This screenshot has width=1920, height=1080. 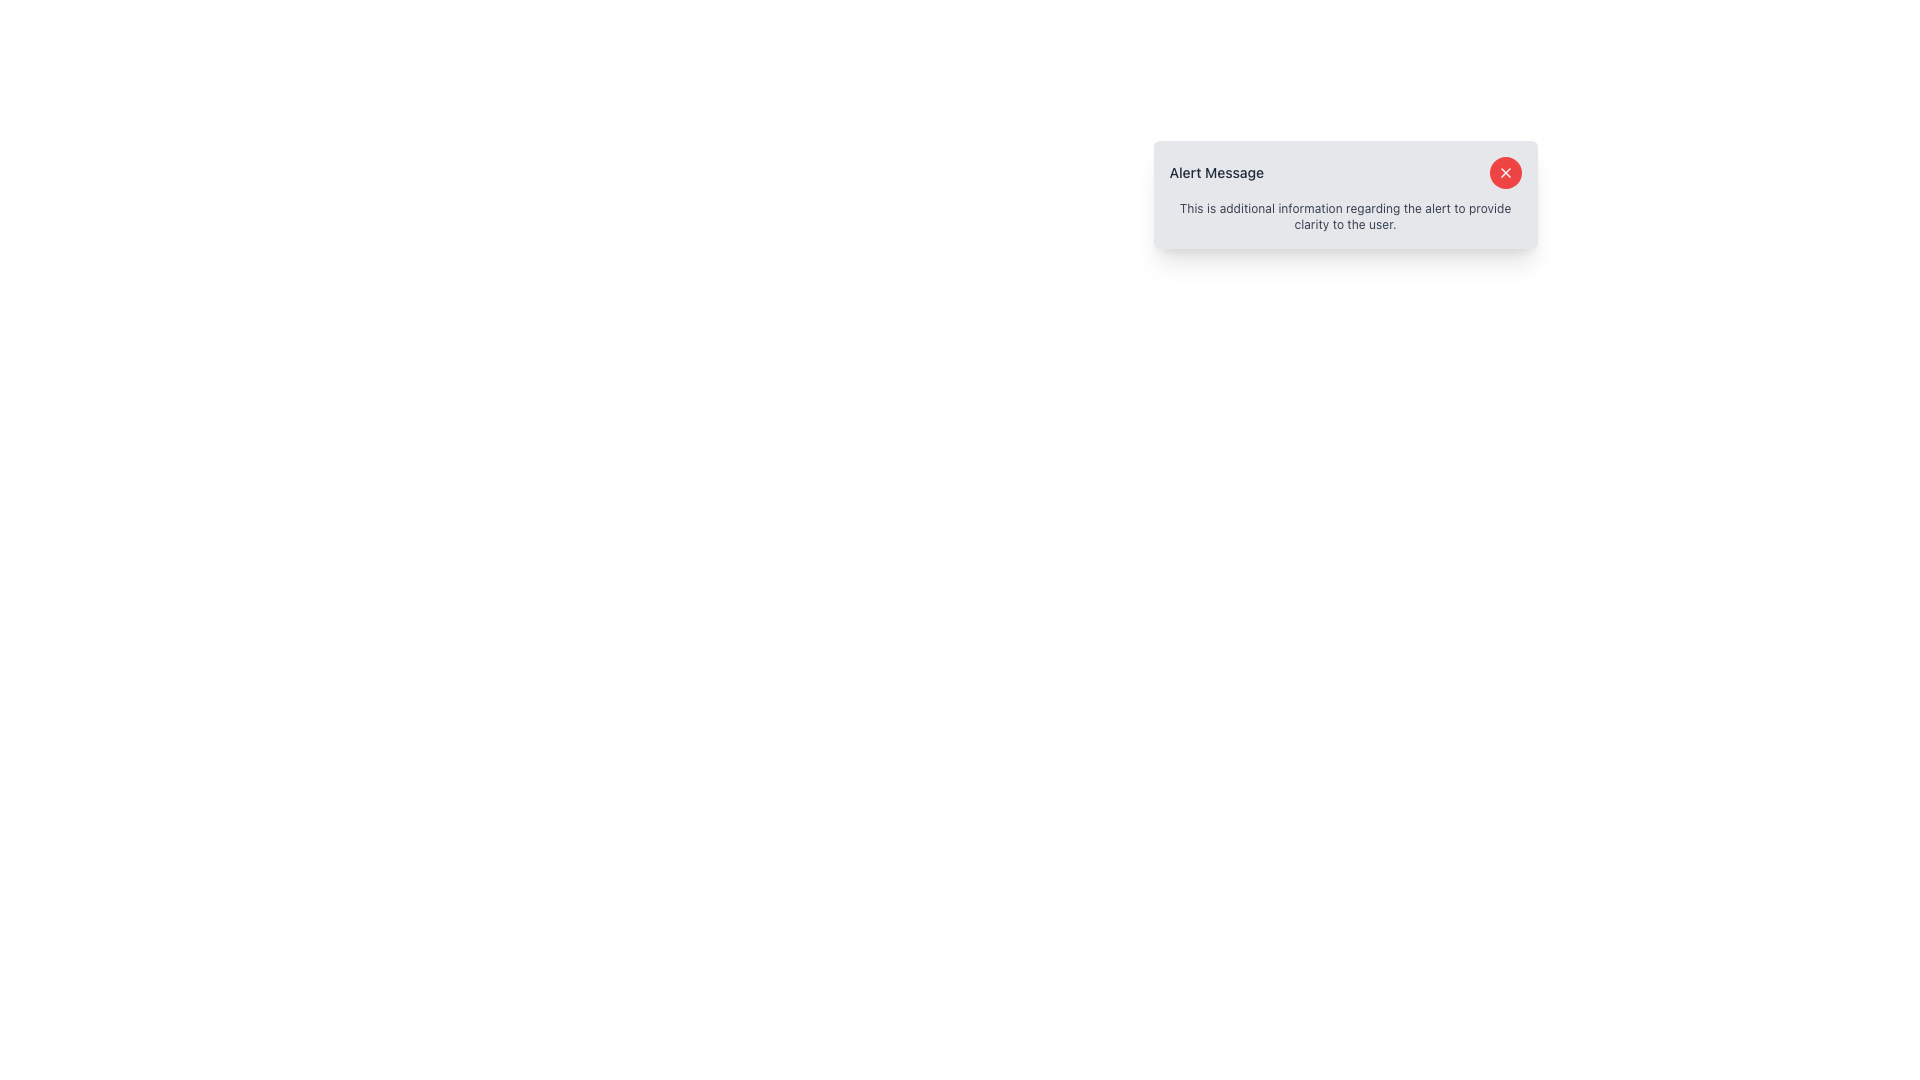 What do you see at coordinates (1215, 172) in the screenshot?
I see `the header text of the notification card, which is located at the top left of the component, preceding a red circular close button` at bounding box center [1215, 172].